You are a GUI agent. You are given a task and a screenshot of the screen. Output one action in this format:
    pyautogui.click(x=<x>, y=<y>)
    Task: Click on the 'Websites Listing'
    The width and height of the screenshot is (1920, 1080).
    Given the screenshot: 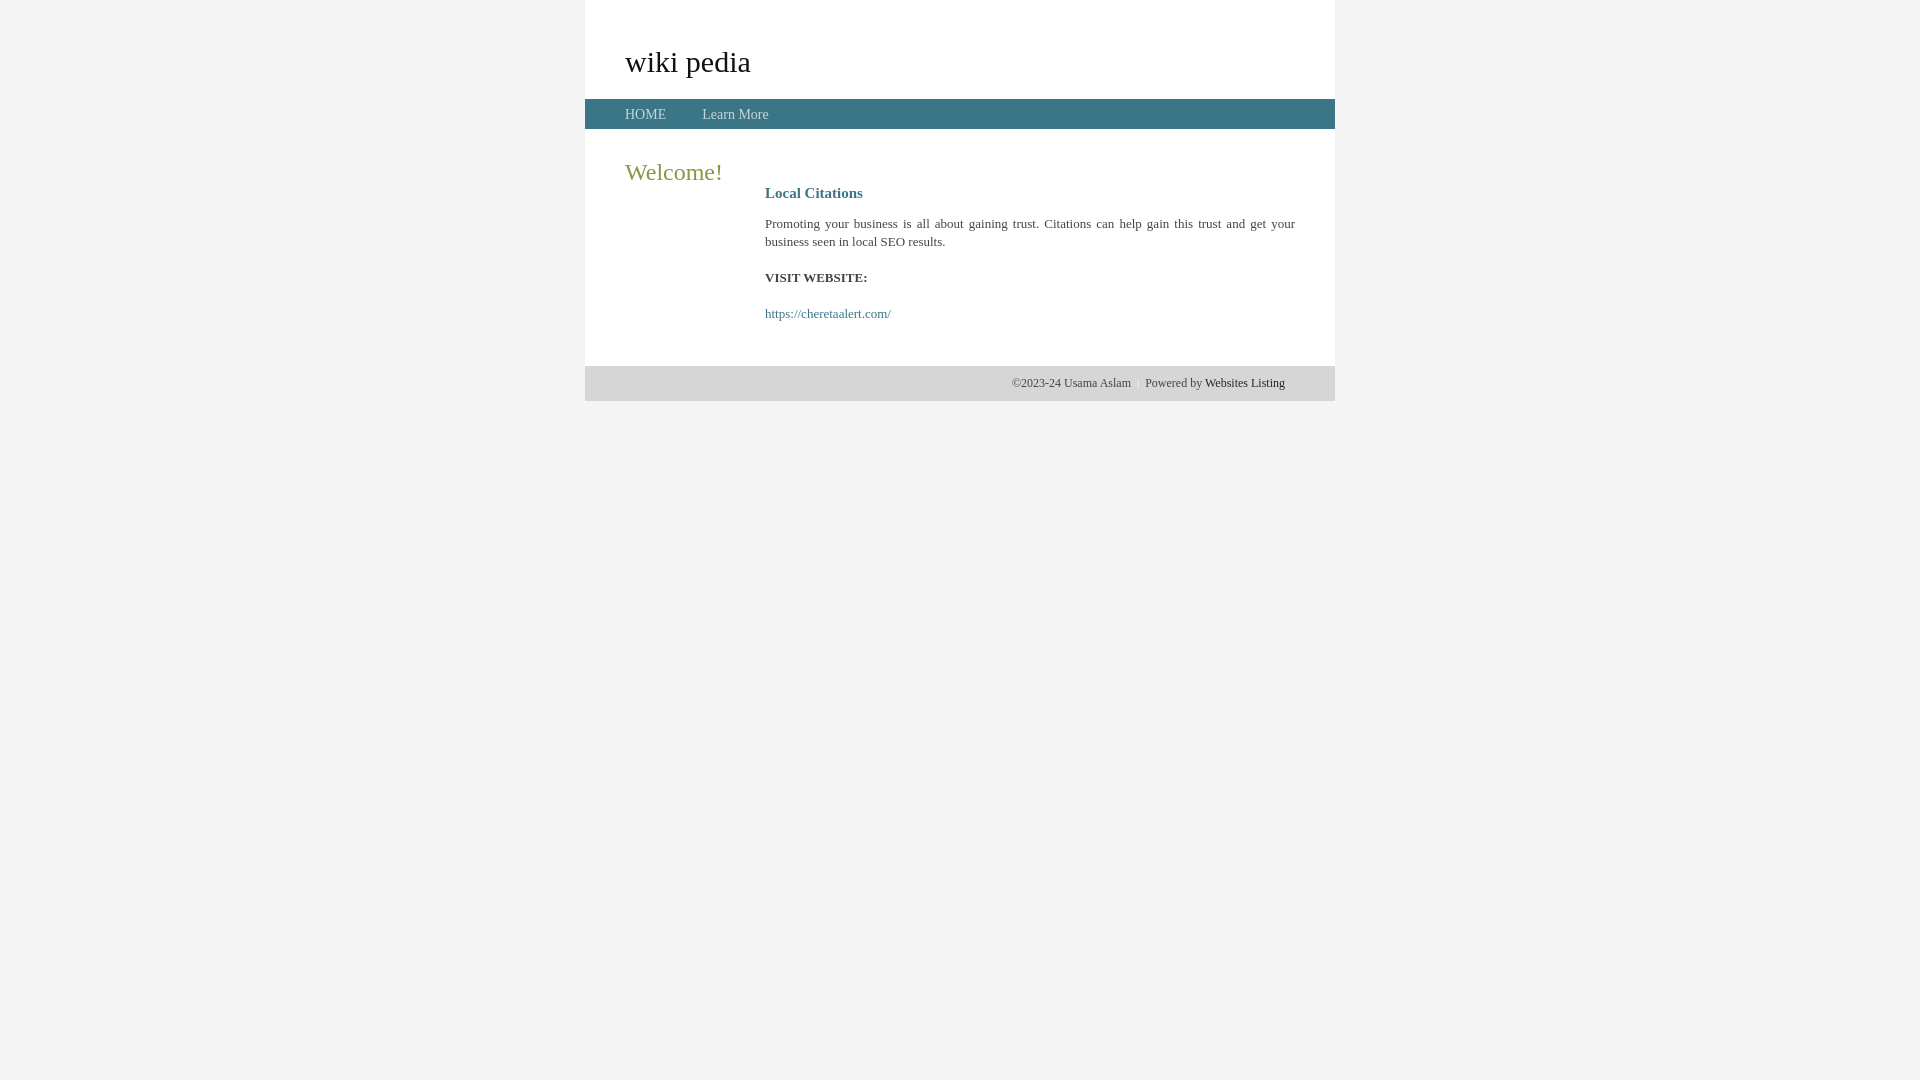 What is the action you would take?
    pyautogui.click(x=1243, y=382)
    